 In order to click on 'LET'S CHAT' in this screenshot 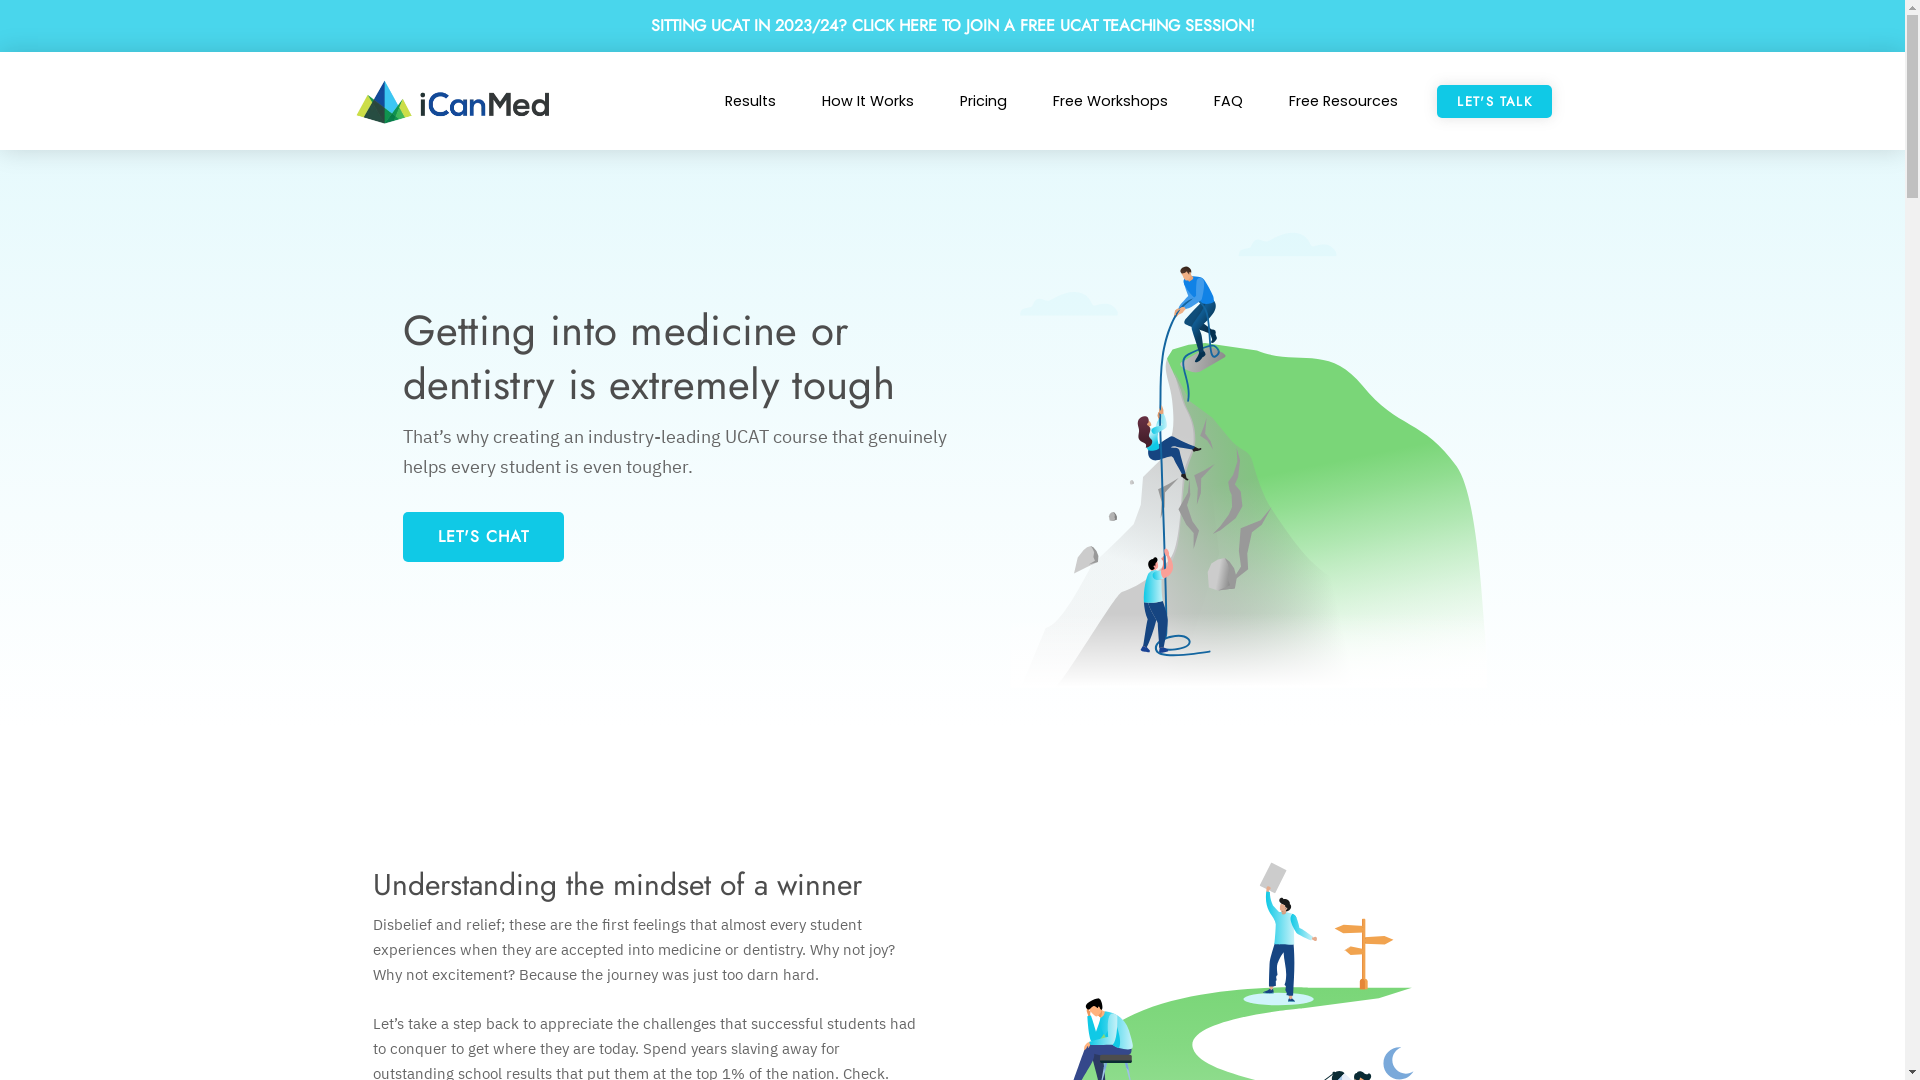, I will do `click(482, 535)`.